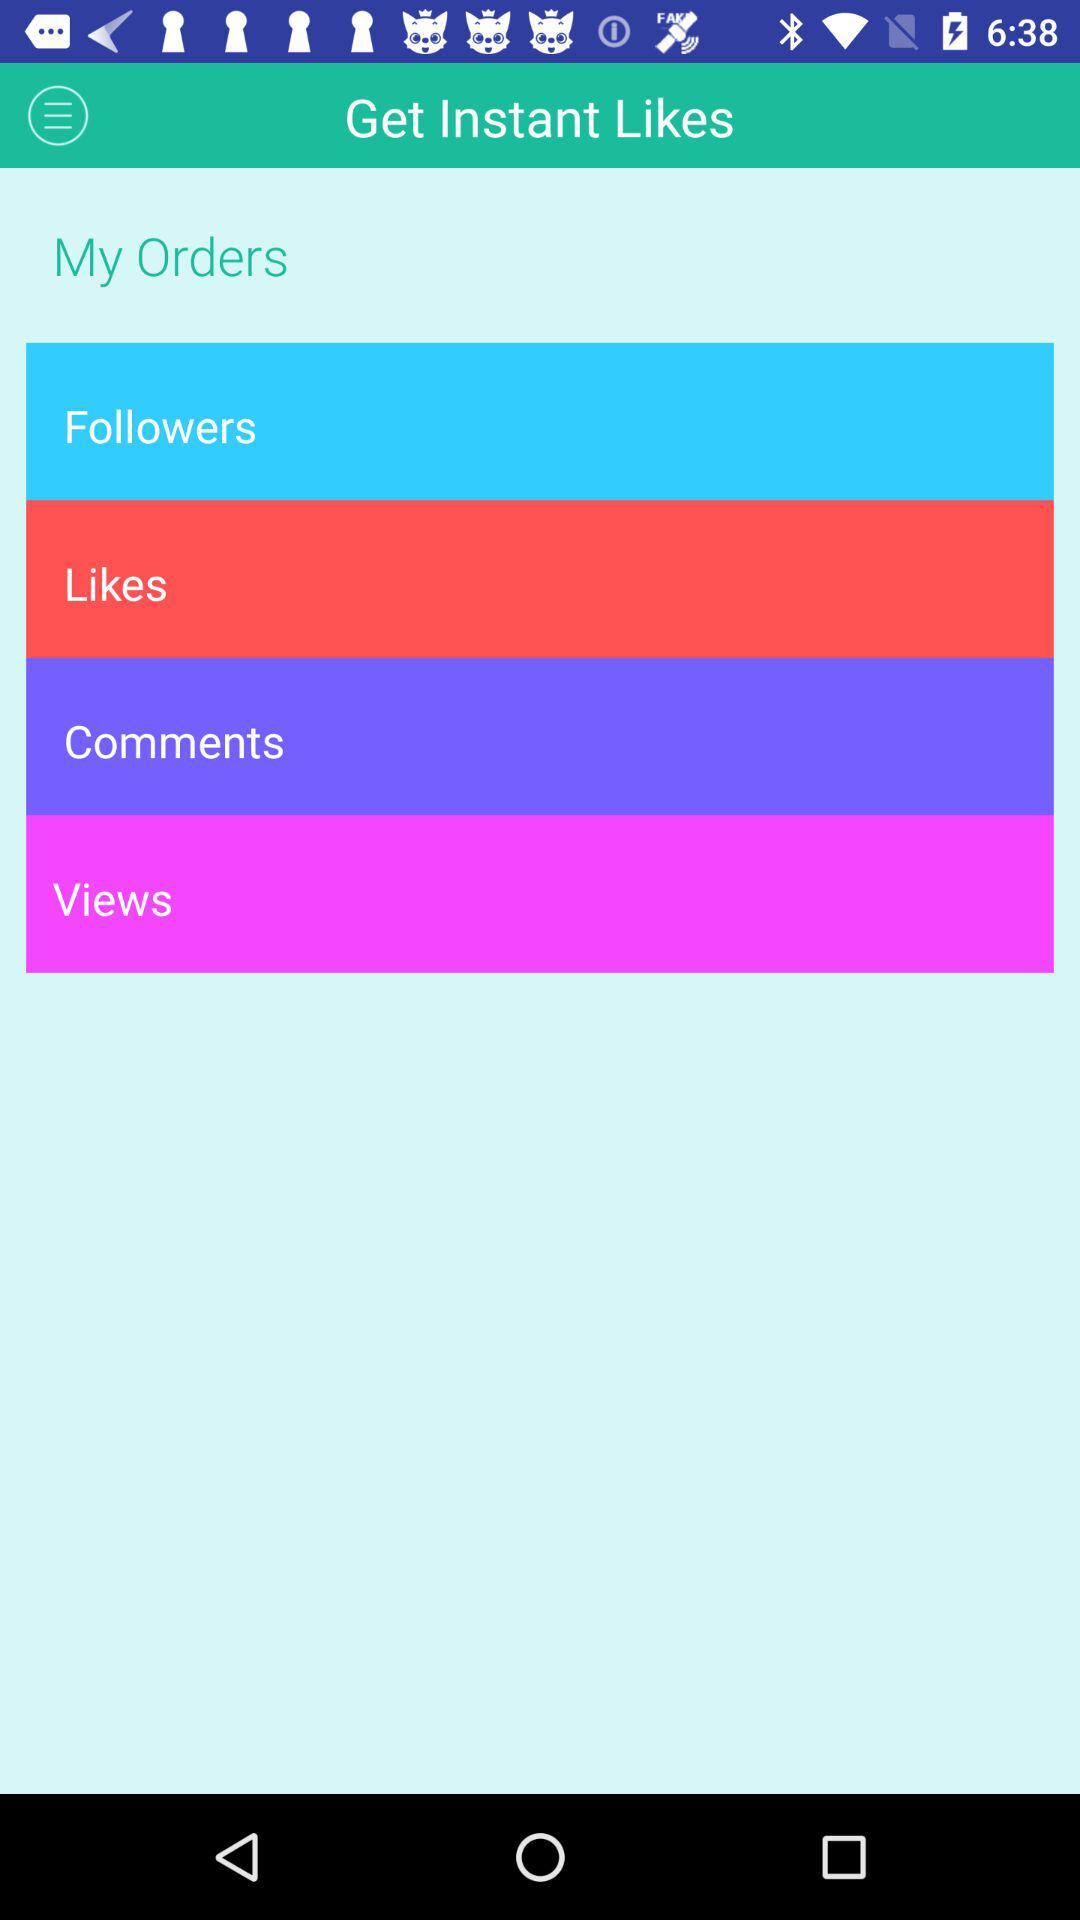 This screenshot has height=1920, width=1080. What do you see at coordinates (540, 892) in the screenshot?
I see `the icon below the  comments icon` at bounding box center [540, 892].